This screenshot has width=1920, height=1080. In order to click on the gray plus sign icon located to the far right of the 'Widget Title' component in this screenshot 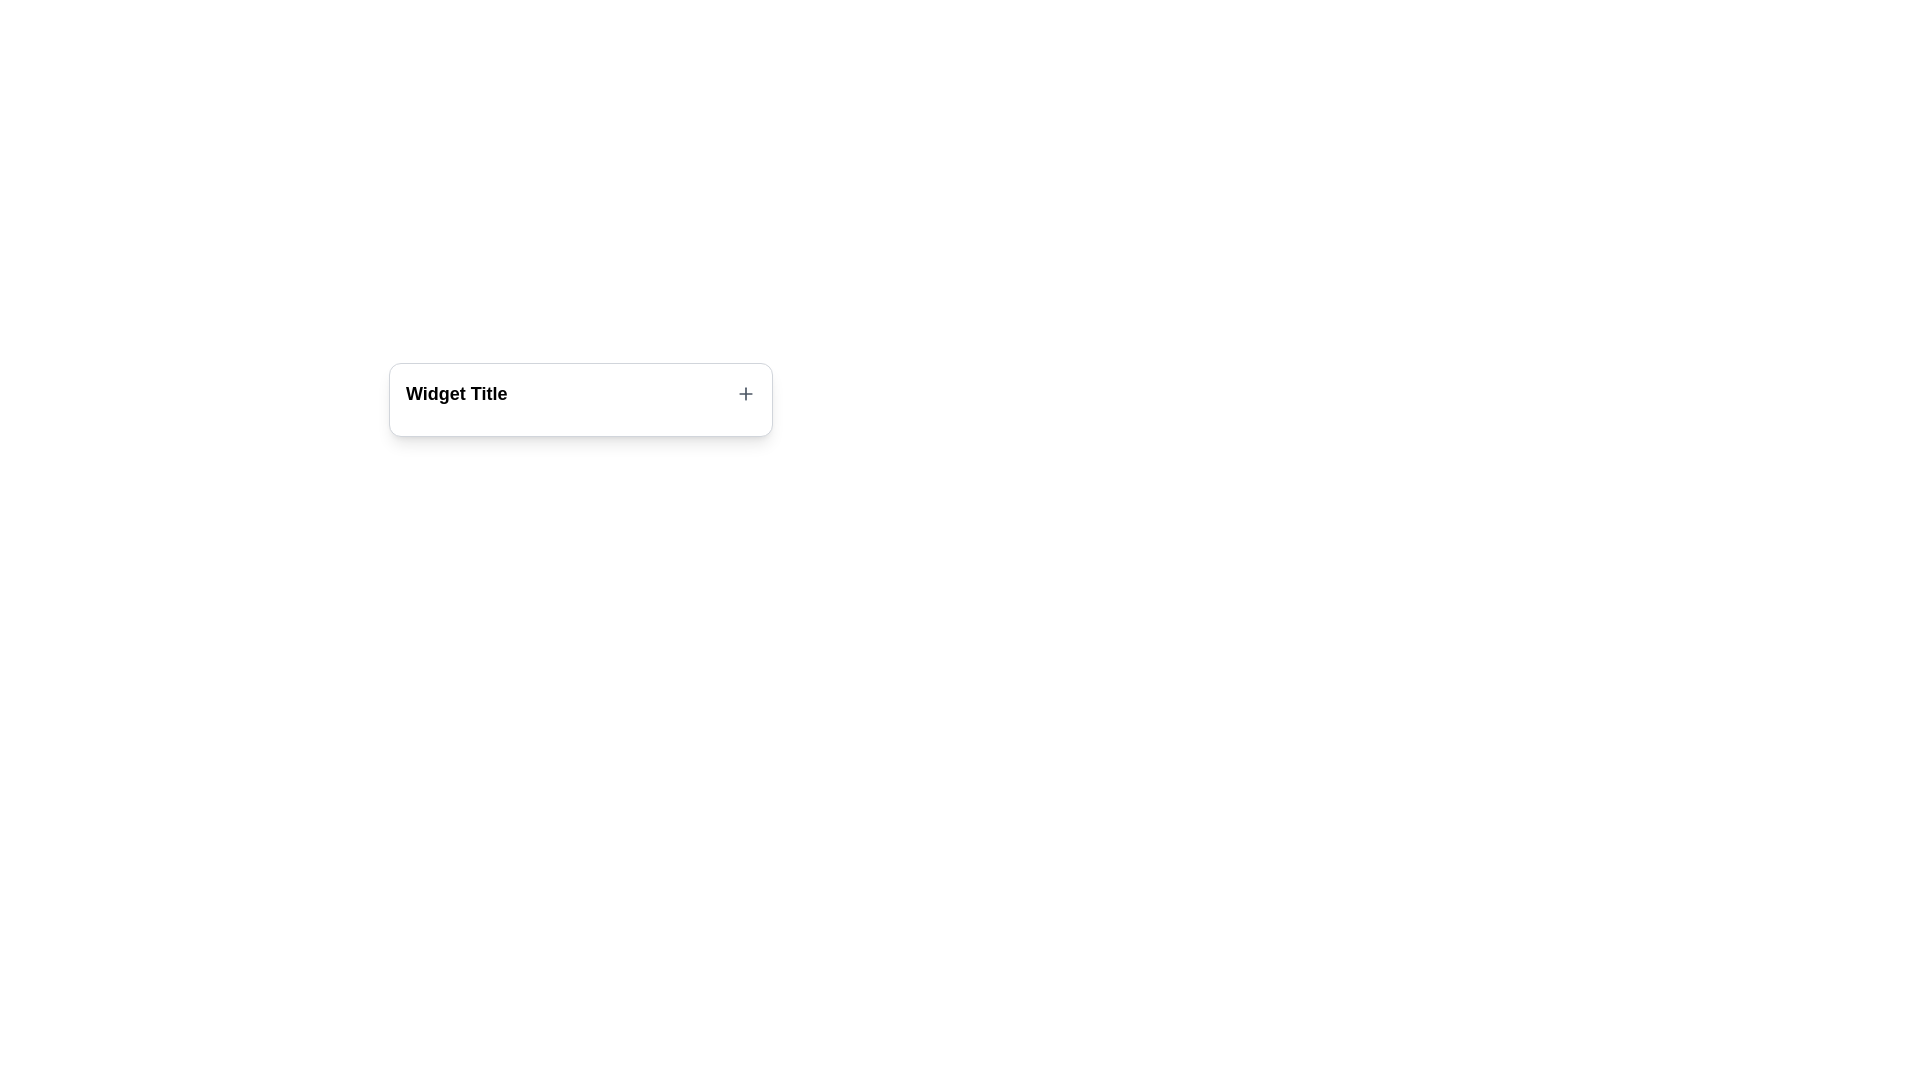, I will do `click(744, 393)`.